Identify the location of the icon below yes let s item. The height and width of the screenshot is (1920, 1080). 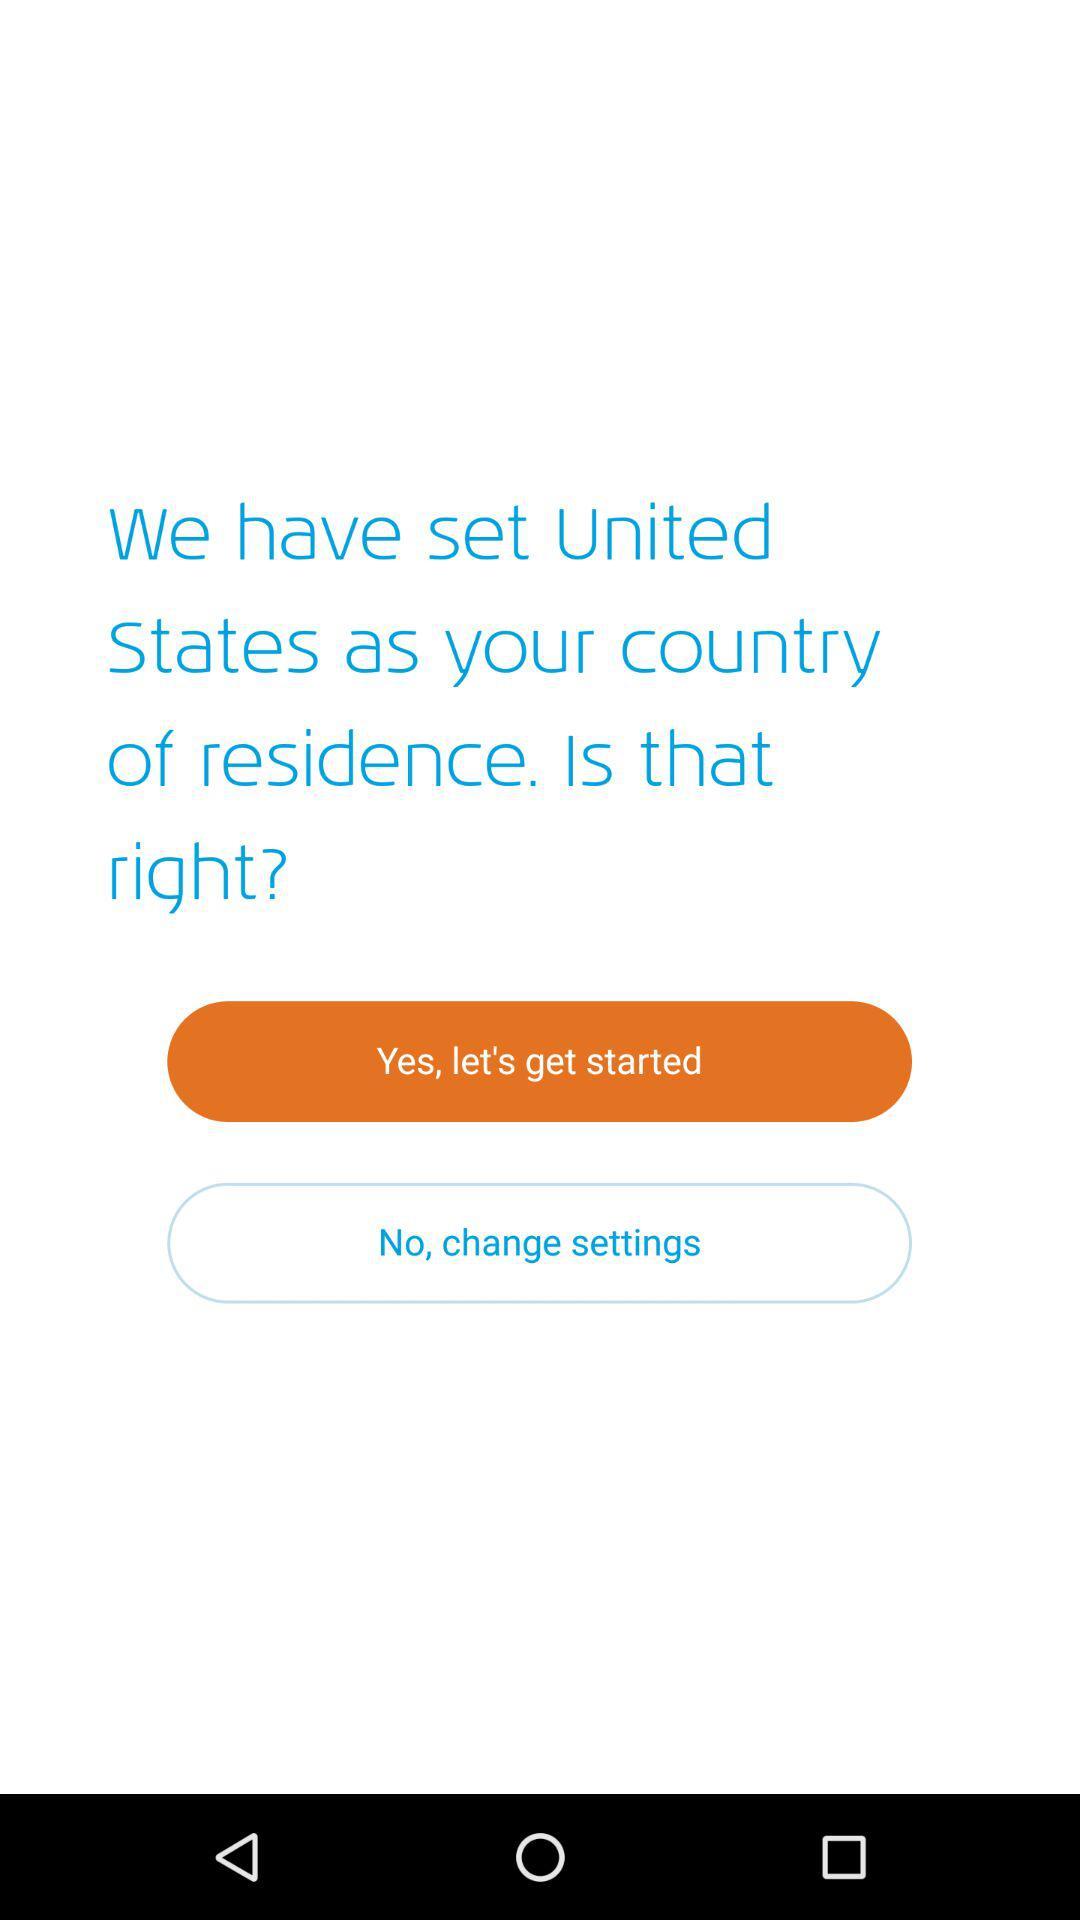
(538, 1242).